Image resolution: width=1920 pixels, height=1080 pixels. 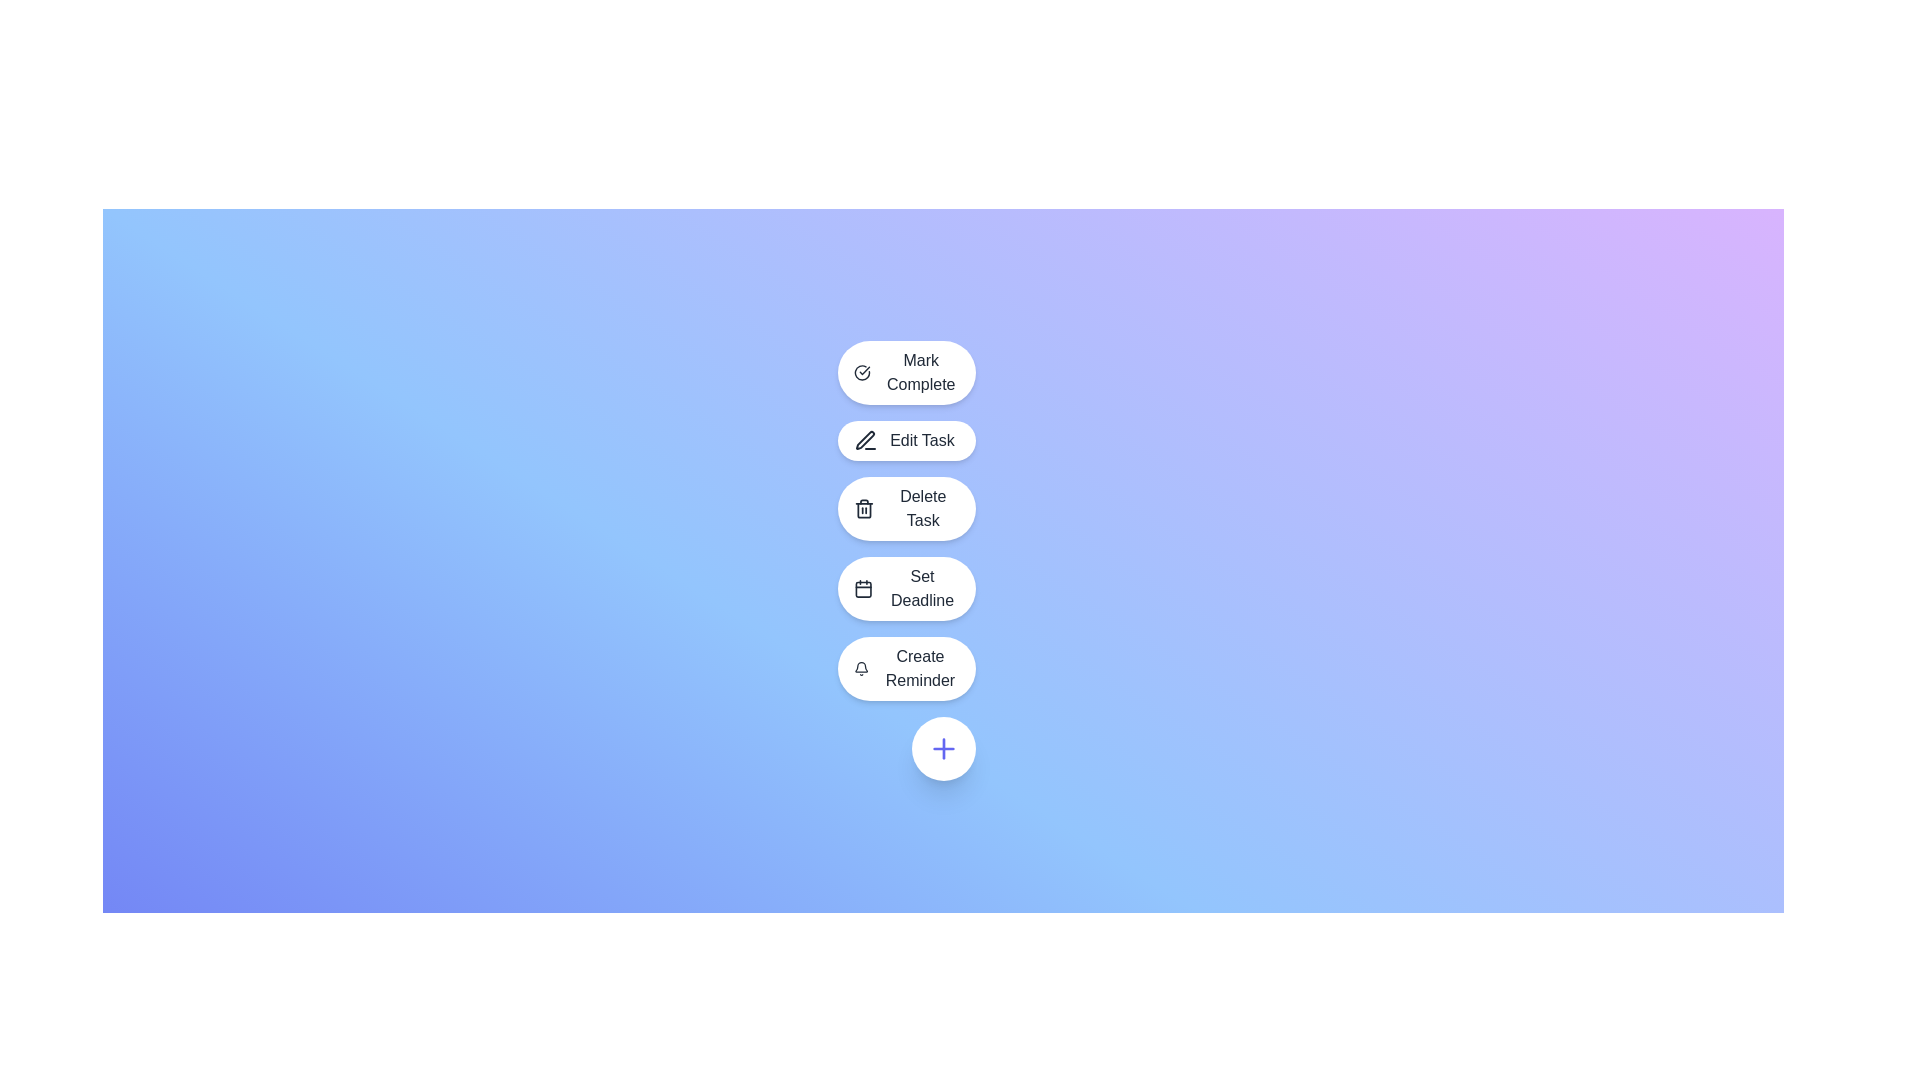 What do you see at coordinates (942, 748) in the screenshot?
I see `the central icon within the circular button at the bottom of the vertical list` at bounding box center [942, 748].